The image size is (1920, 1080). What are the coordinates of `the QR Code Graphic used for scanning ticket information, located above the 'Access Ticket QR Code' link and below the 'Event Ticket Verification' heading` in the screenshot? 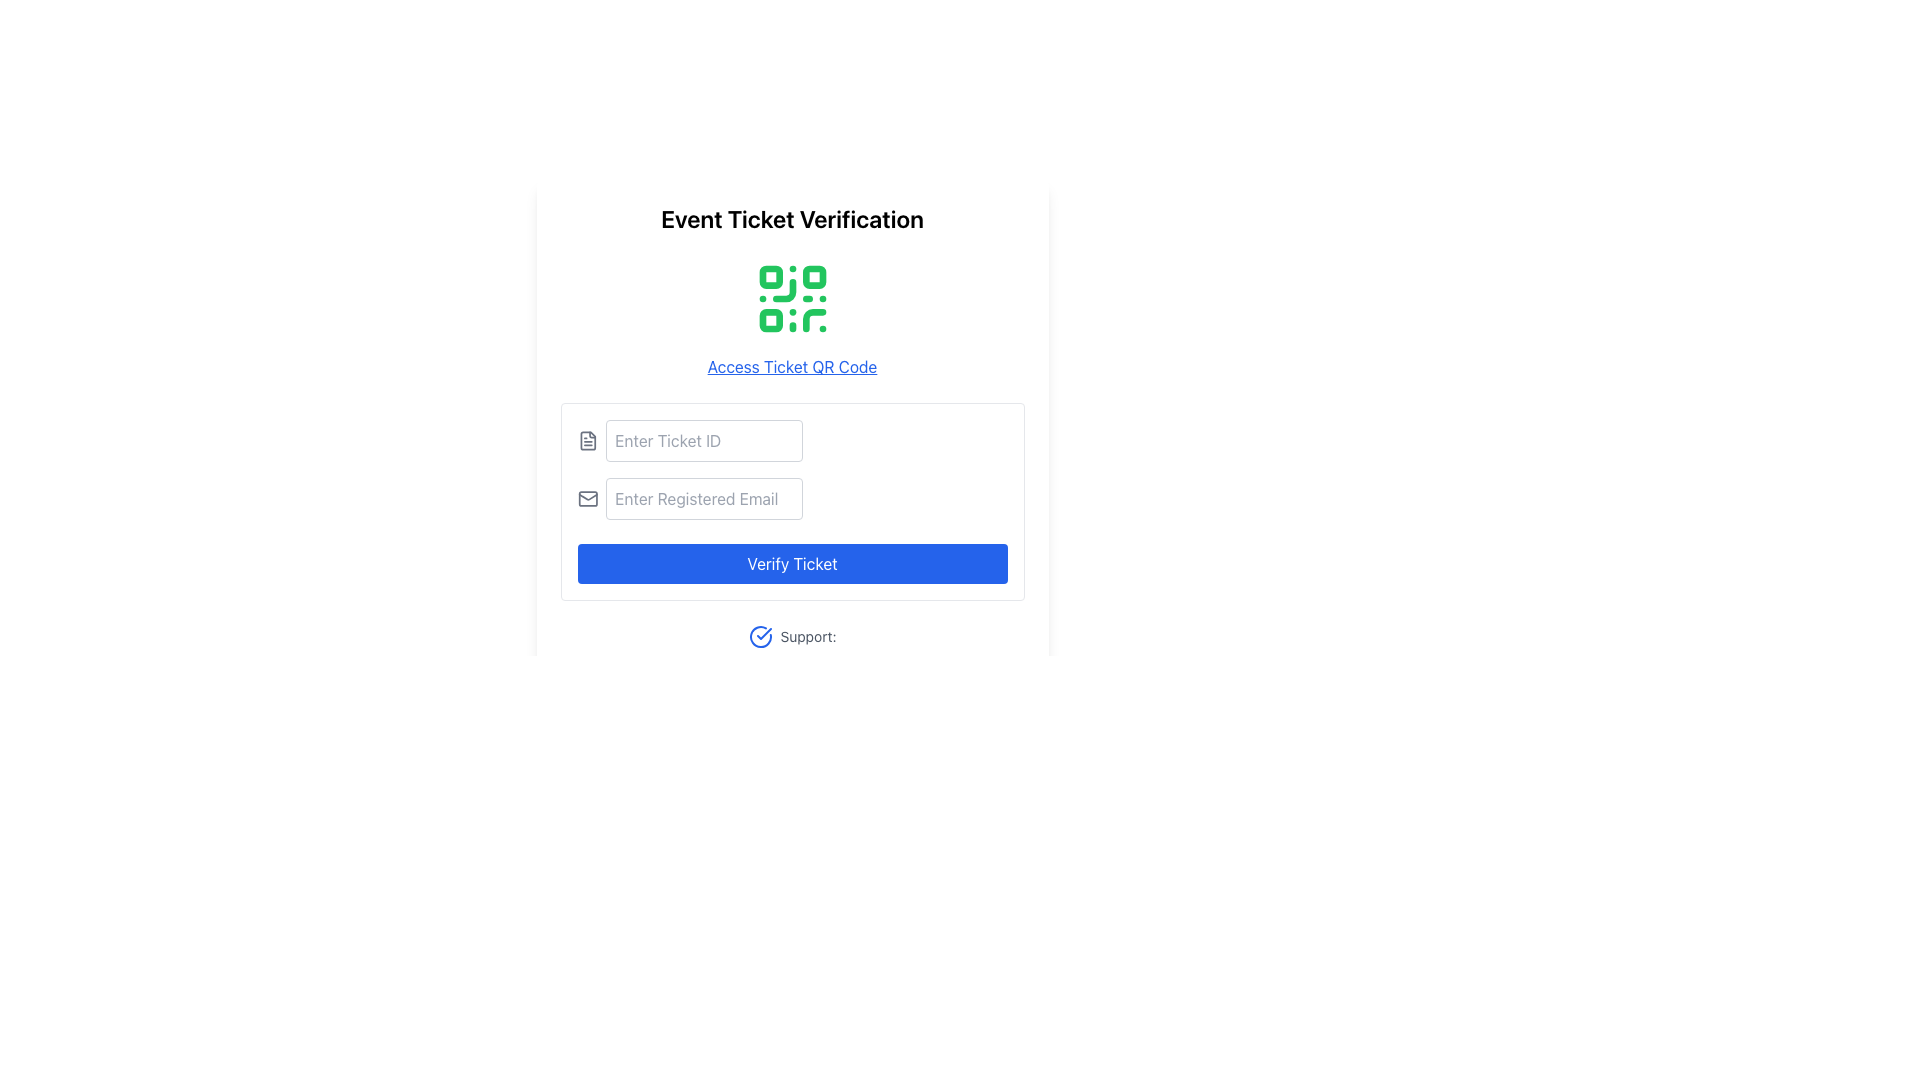 It's located at (791, 299).